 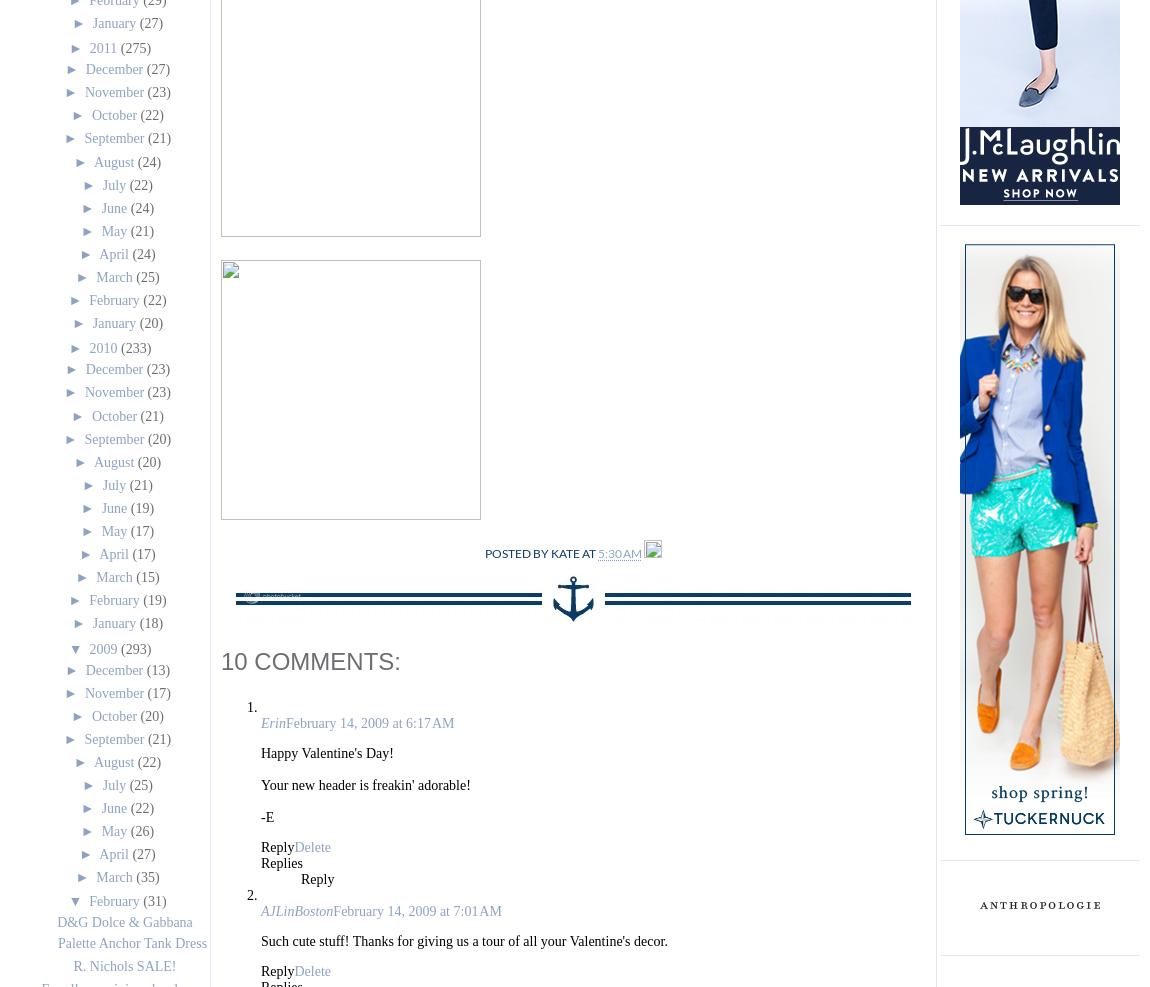 I want to click on '2011', so click(x=88, y=47).